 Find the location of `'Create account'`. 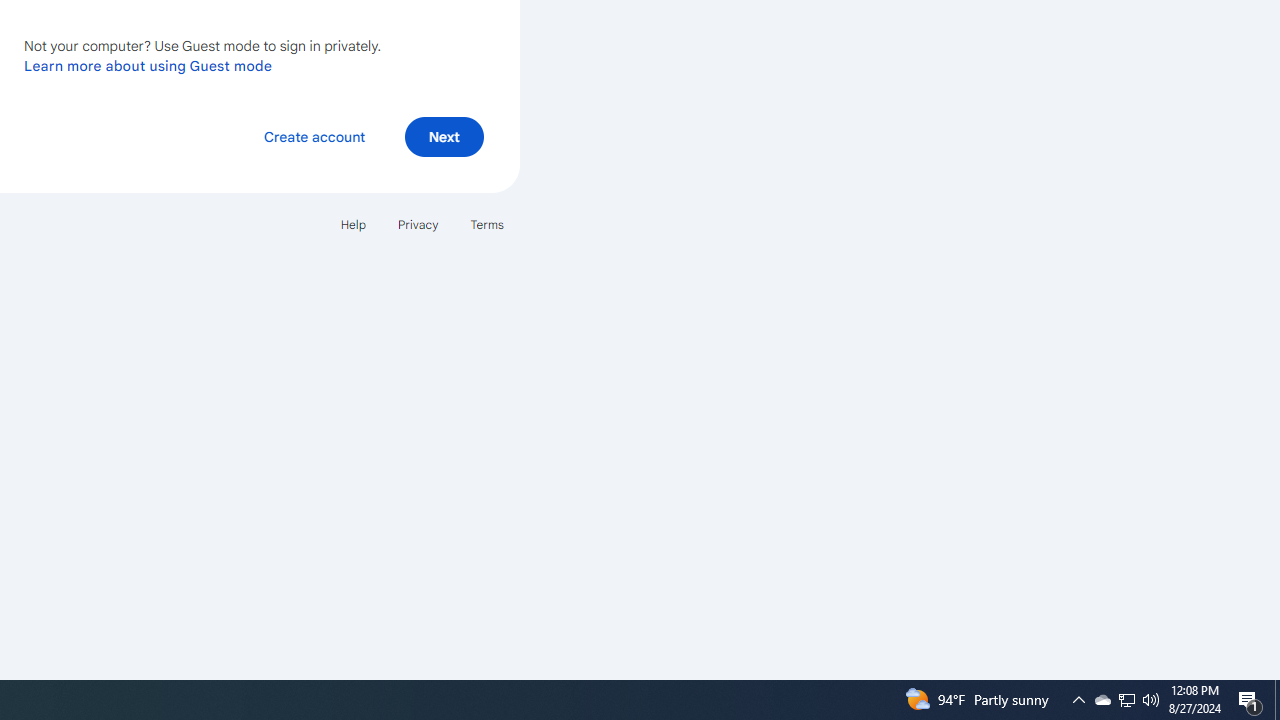

'Create account' is located at coordinates (313, 135).